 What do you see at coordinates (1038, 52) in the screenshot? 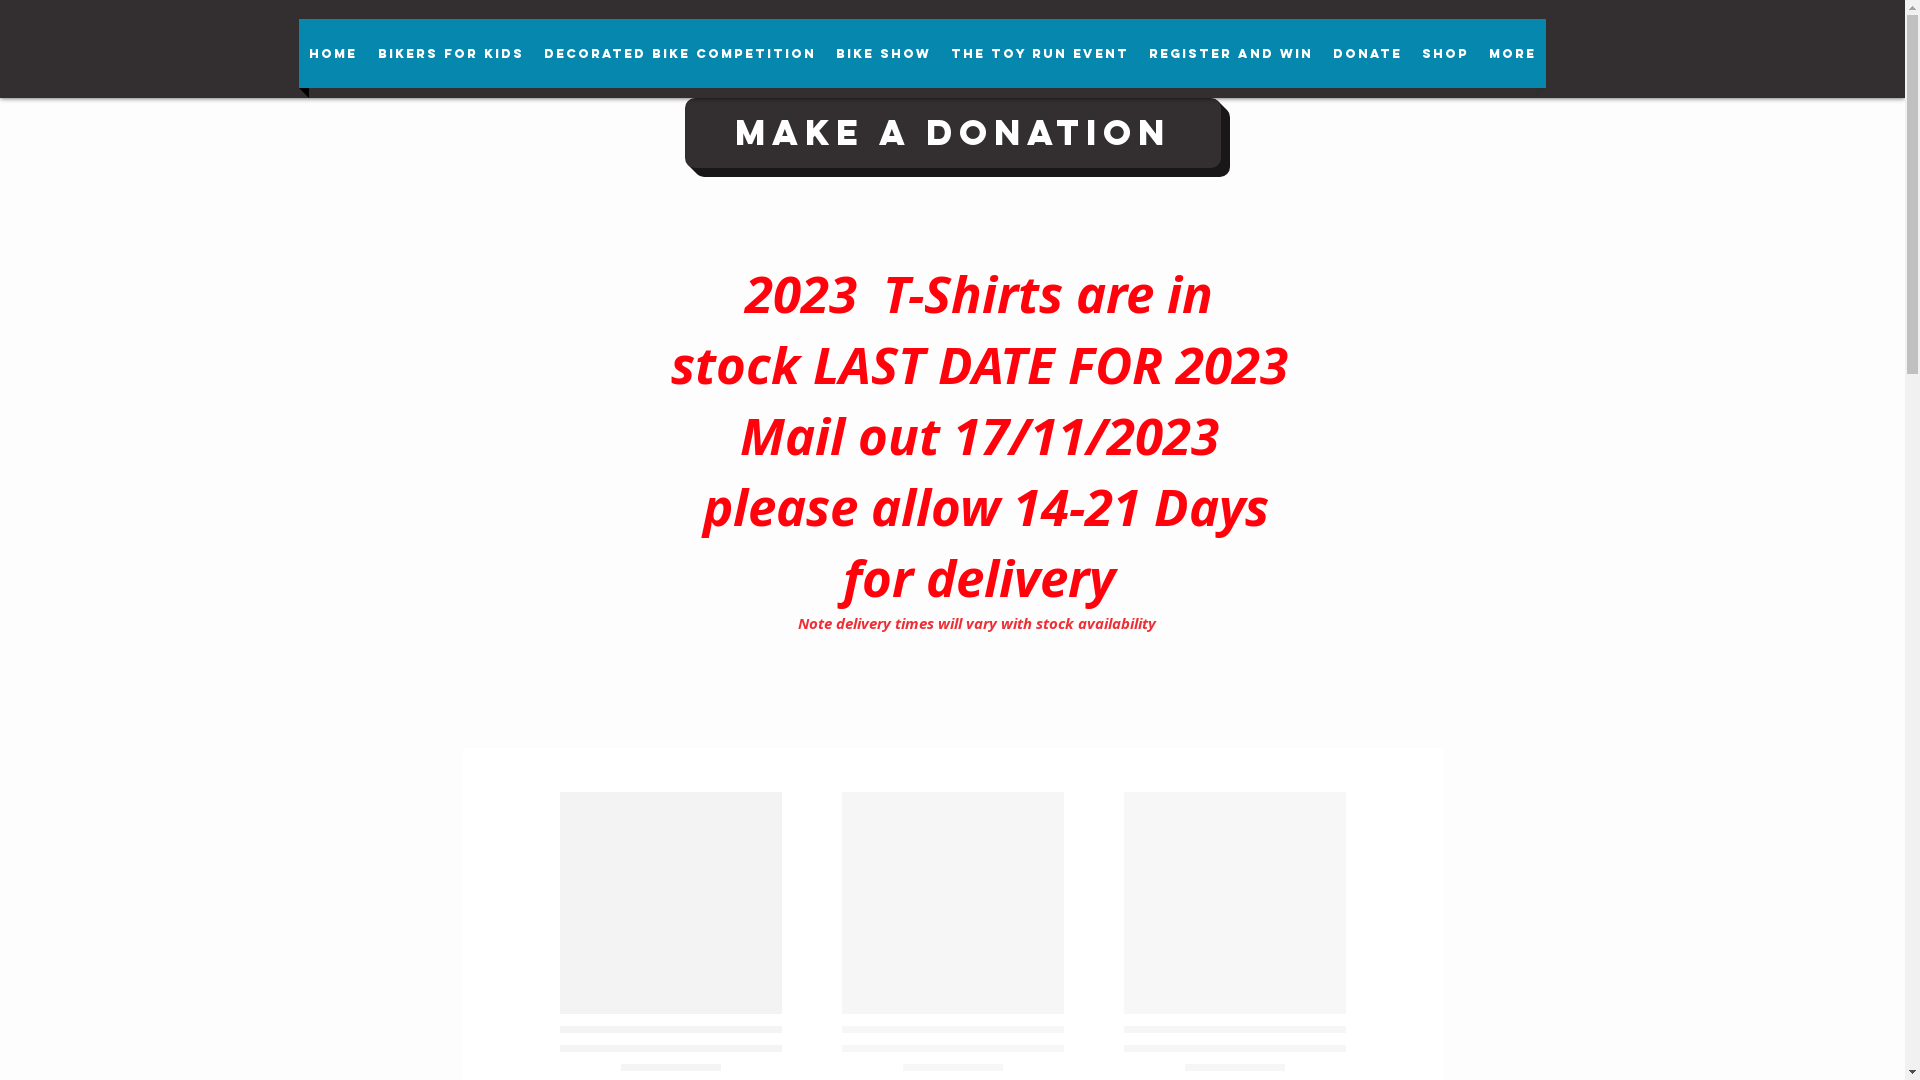
I see `'The Toy Run Event'` at bounding box center [1038, 52].